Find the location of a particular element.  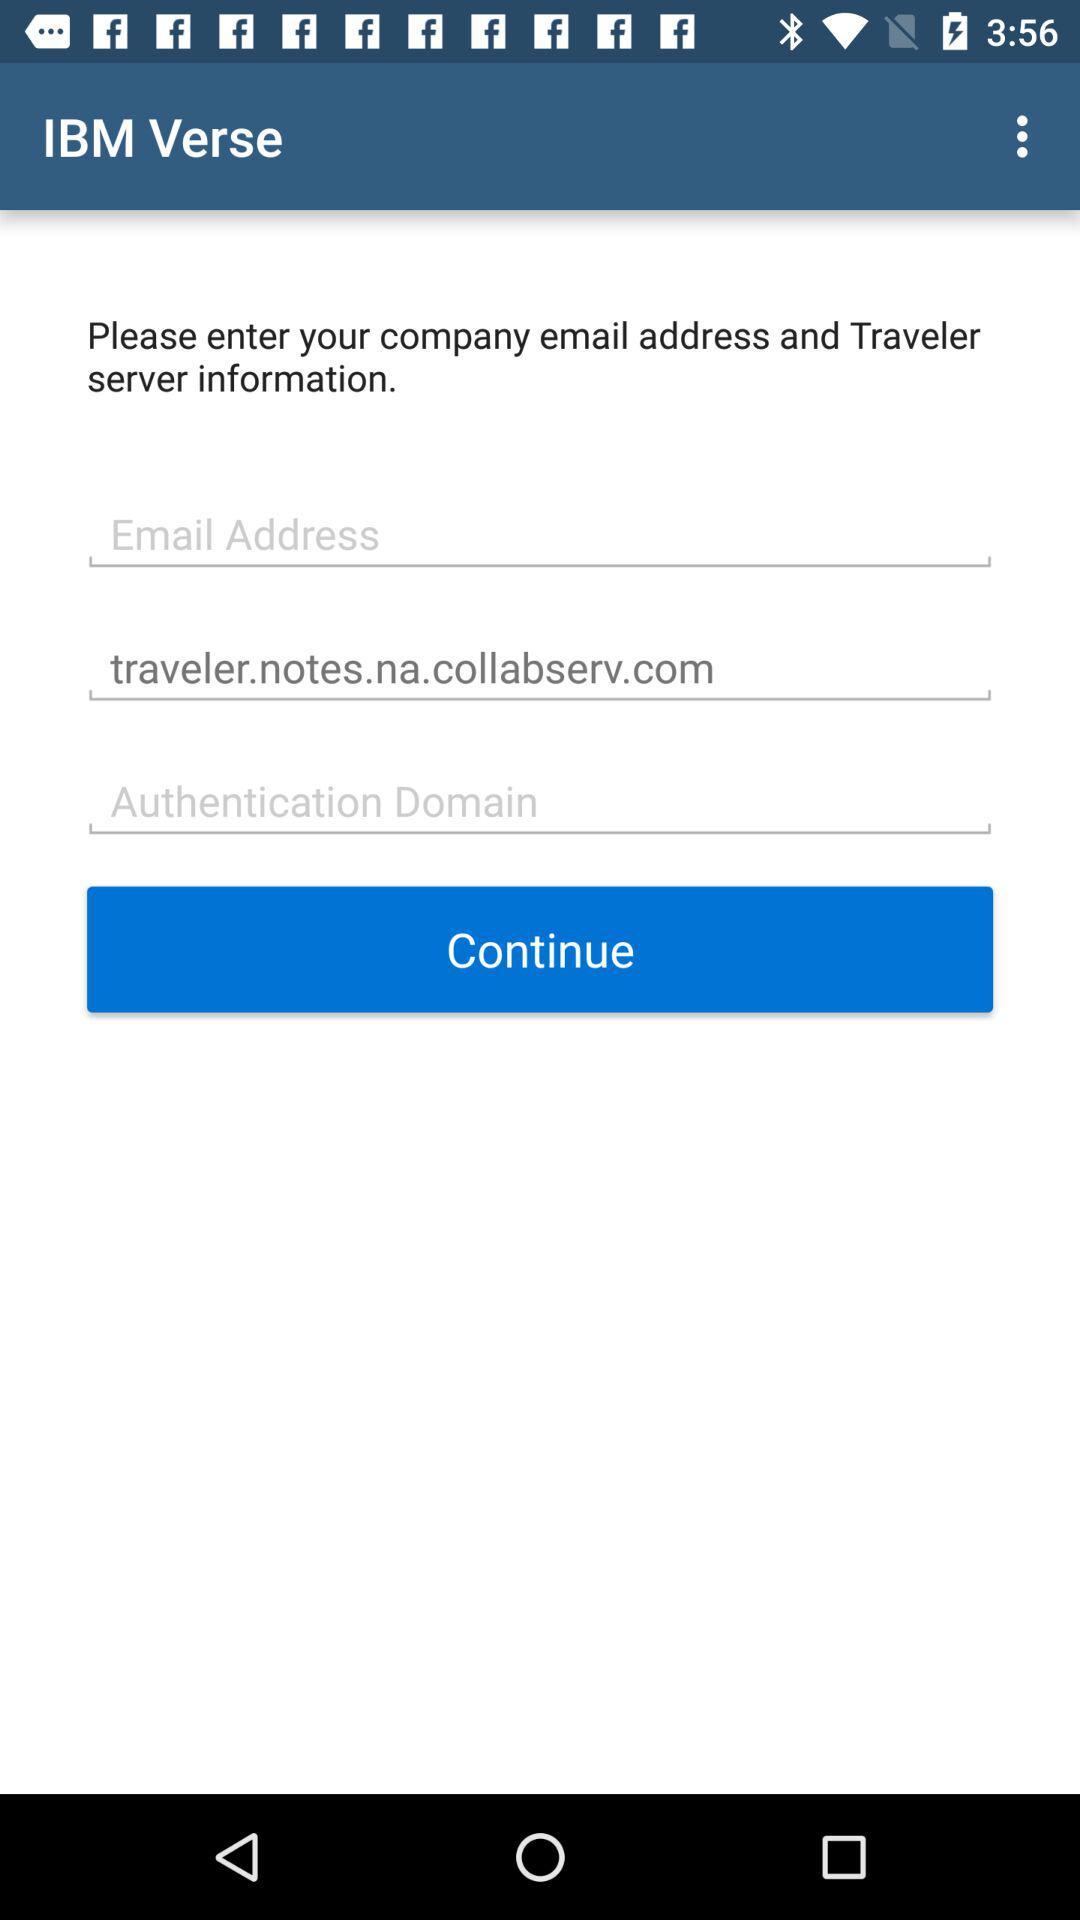

traveler notes na is located at coordinates (540, 665).